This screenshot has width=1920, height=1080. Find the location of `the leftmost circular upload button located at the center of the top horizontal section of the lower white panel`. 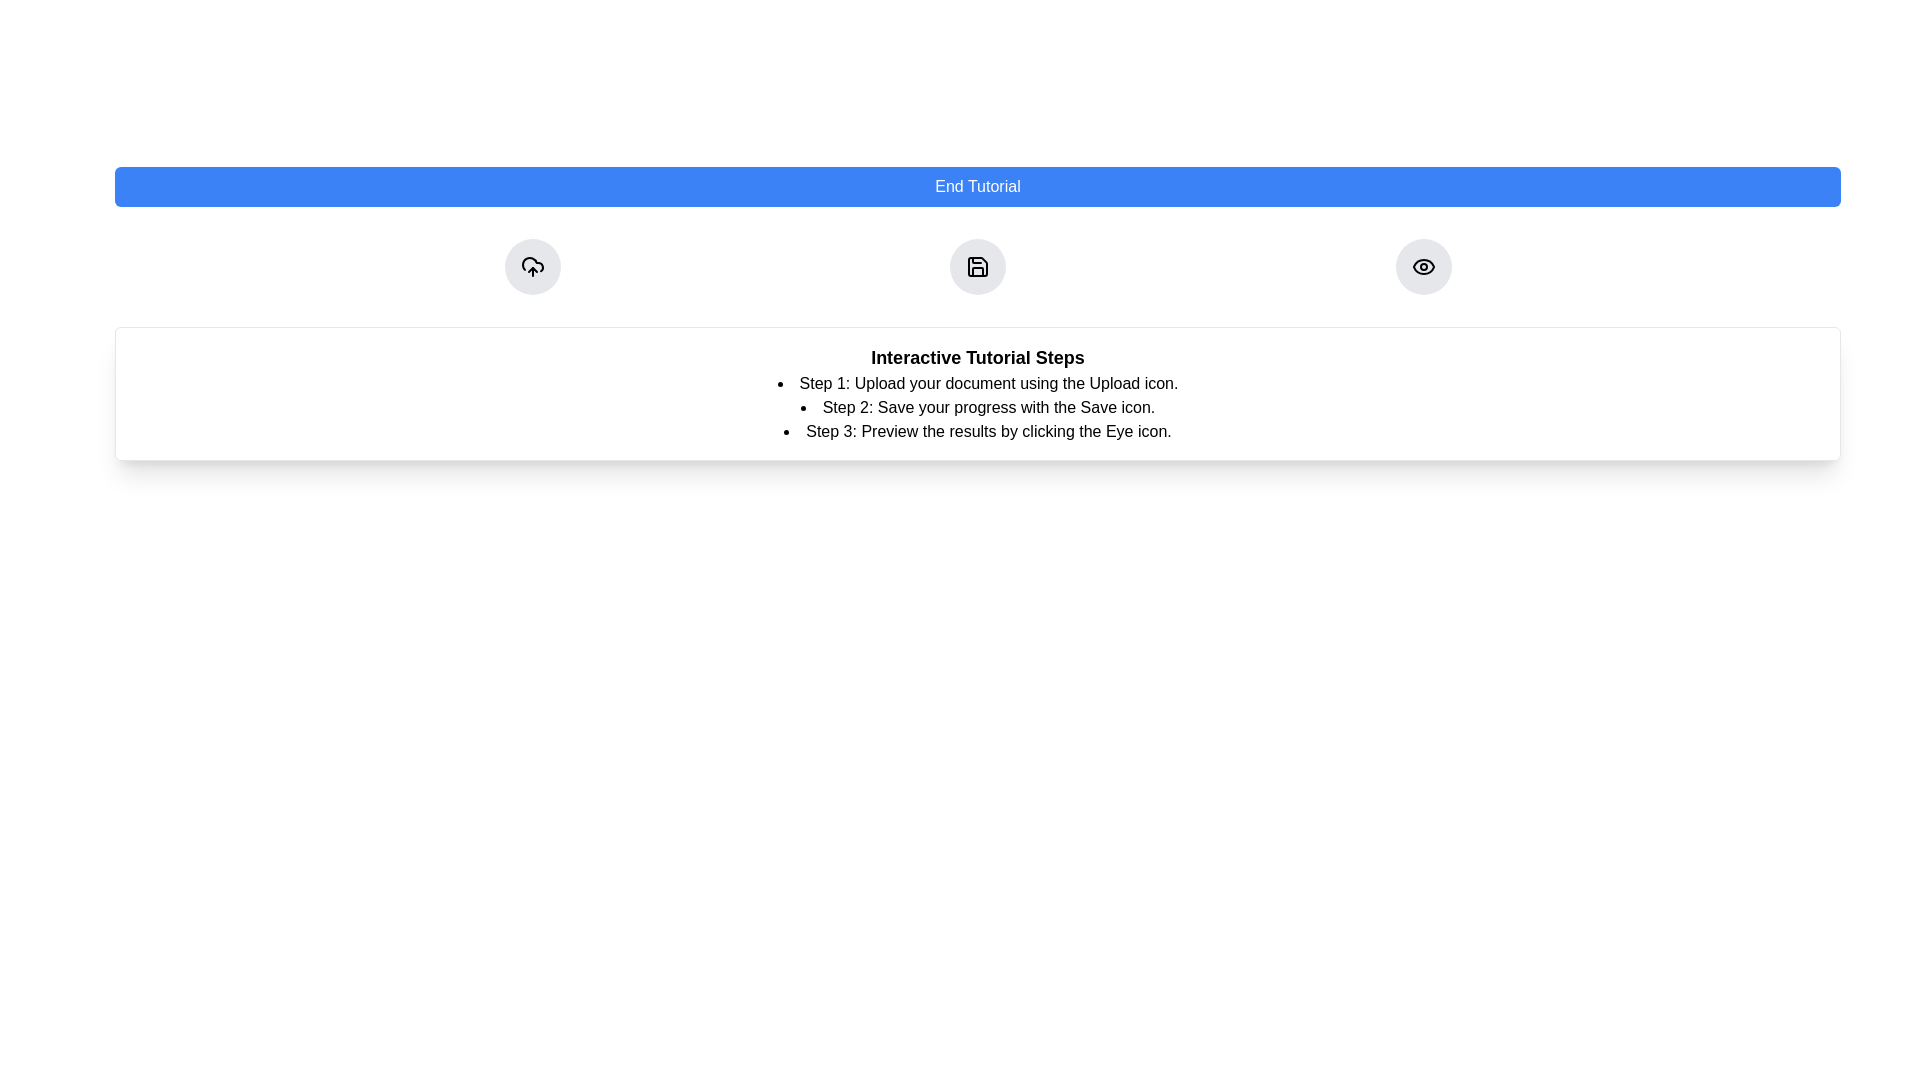

the leftmost circular upload button located at the center of the top horizontal section of the lower white panel is located at coordinates (532, 265).